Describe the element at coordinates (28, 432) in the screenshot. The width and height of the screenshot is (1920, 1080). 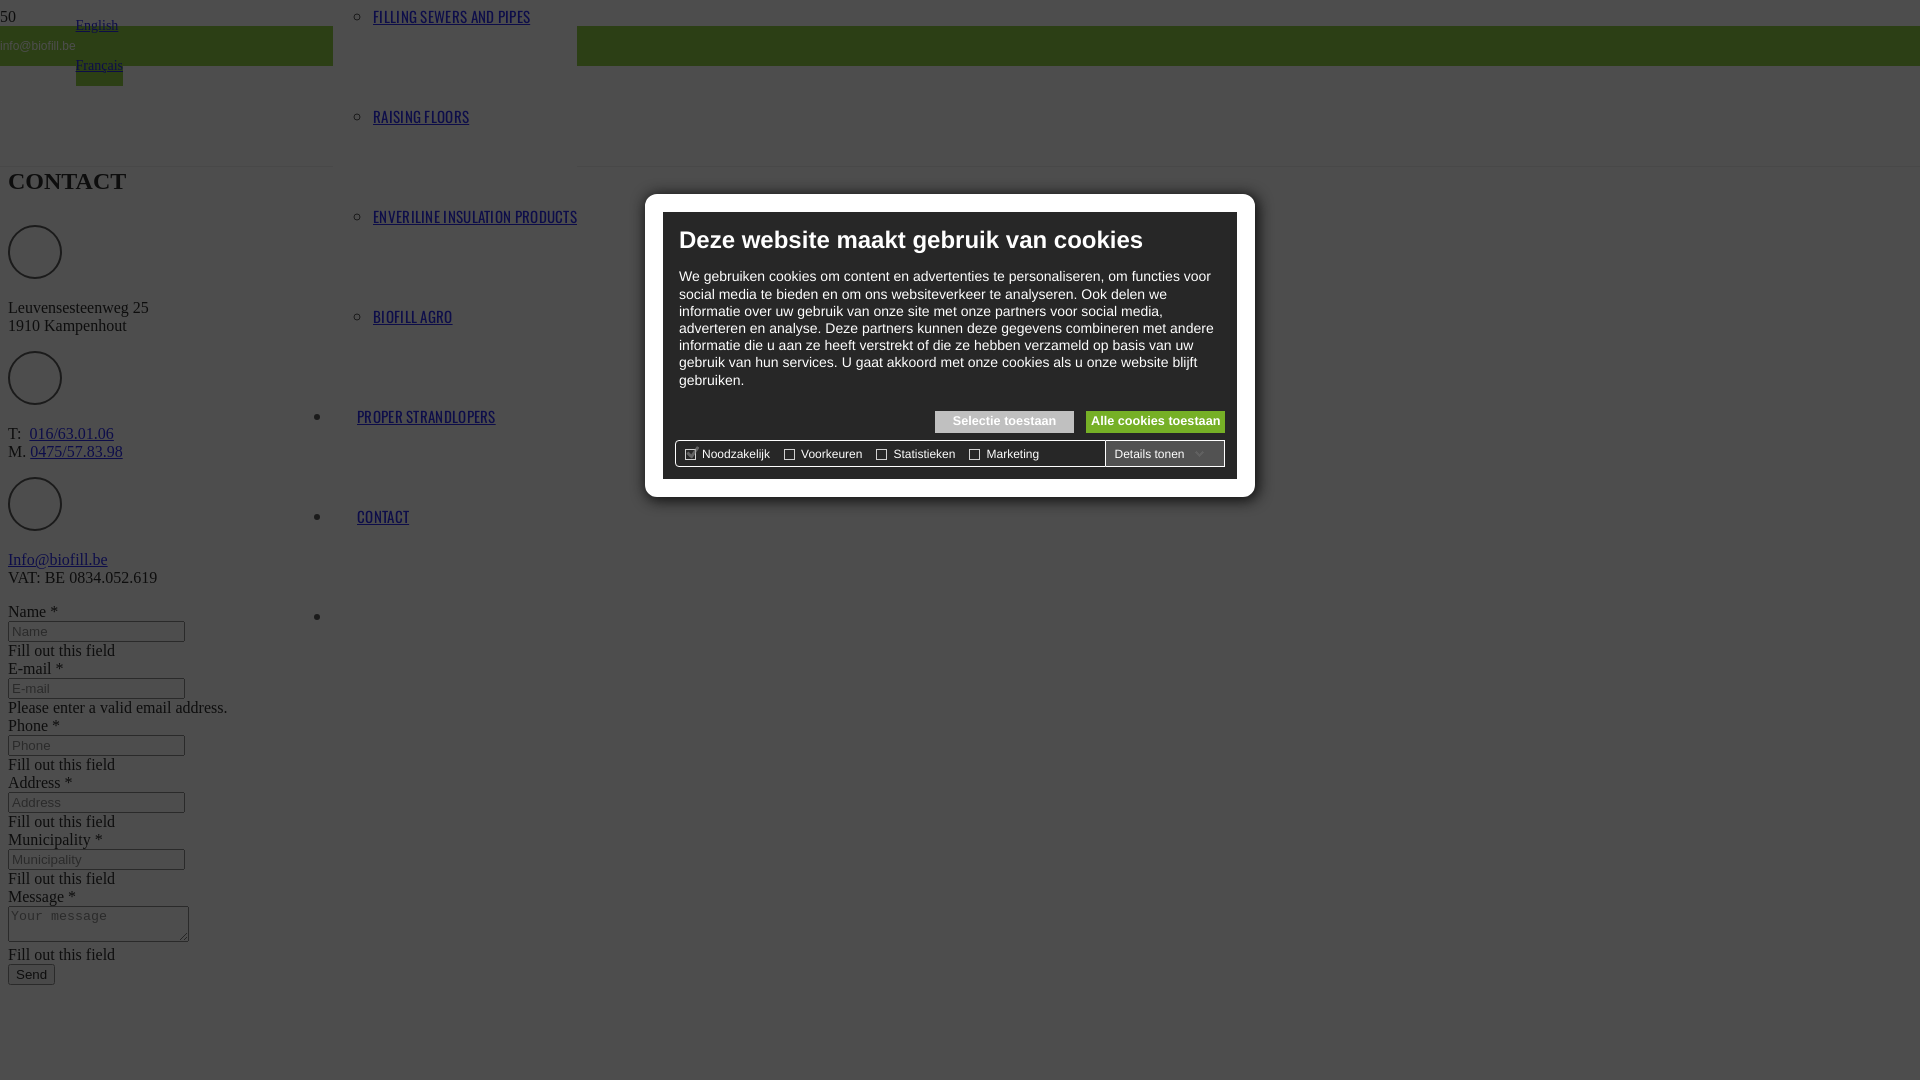
I see `'016/63.01.06'` at that location.